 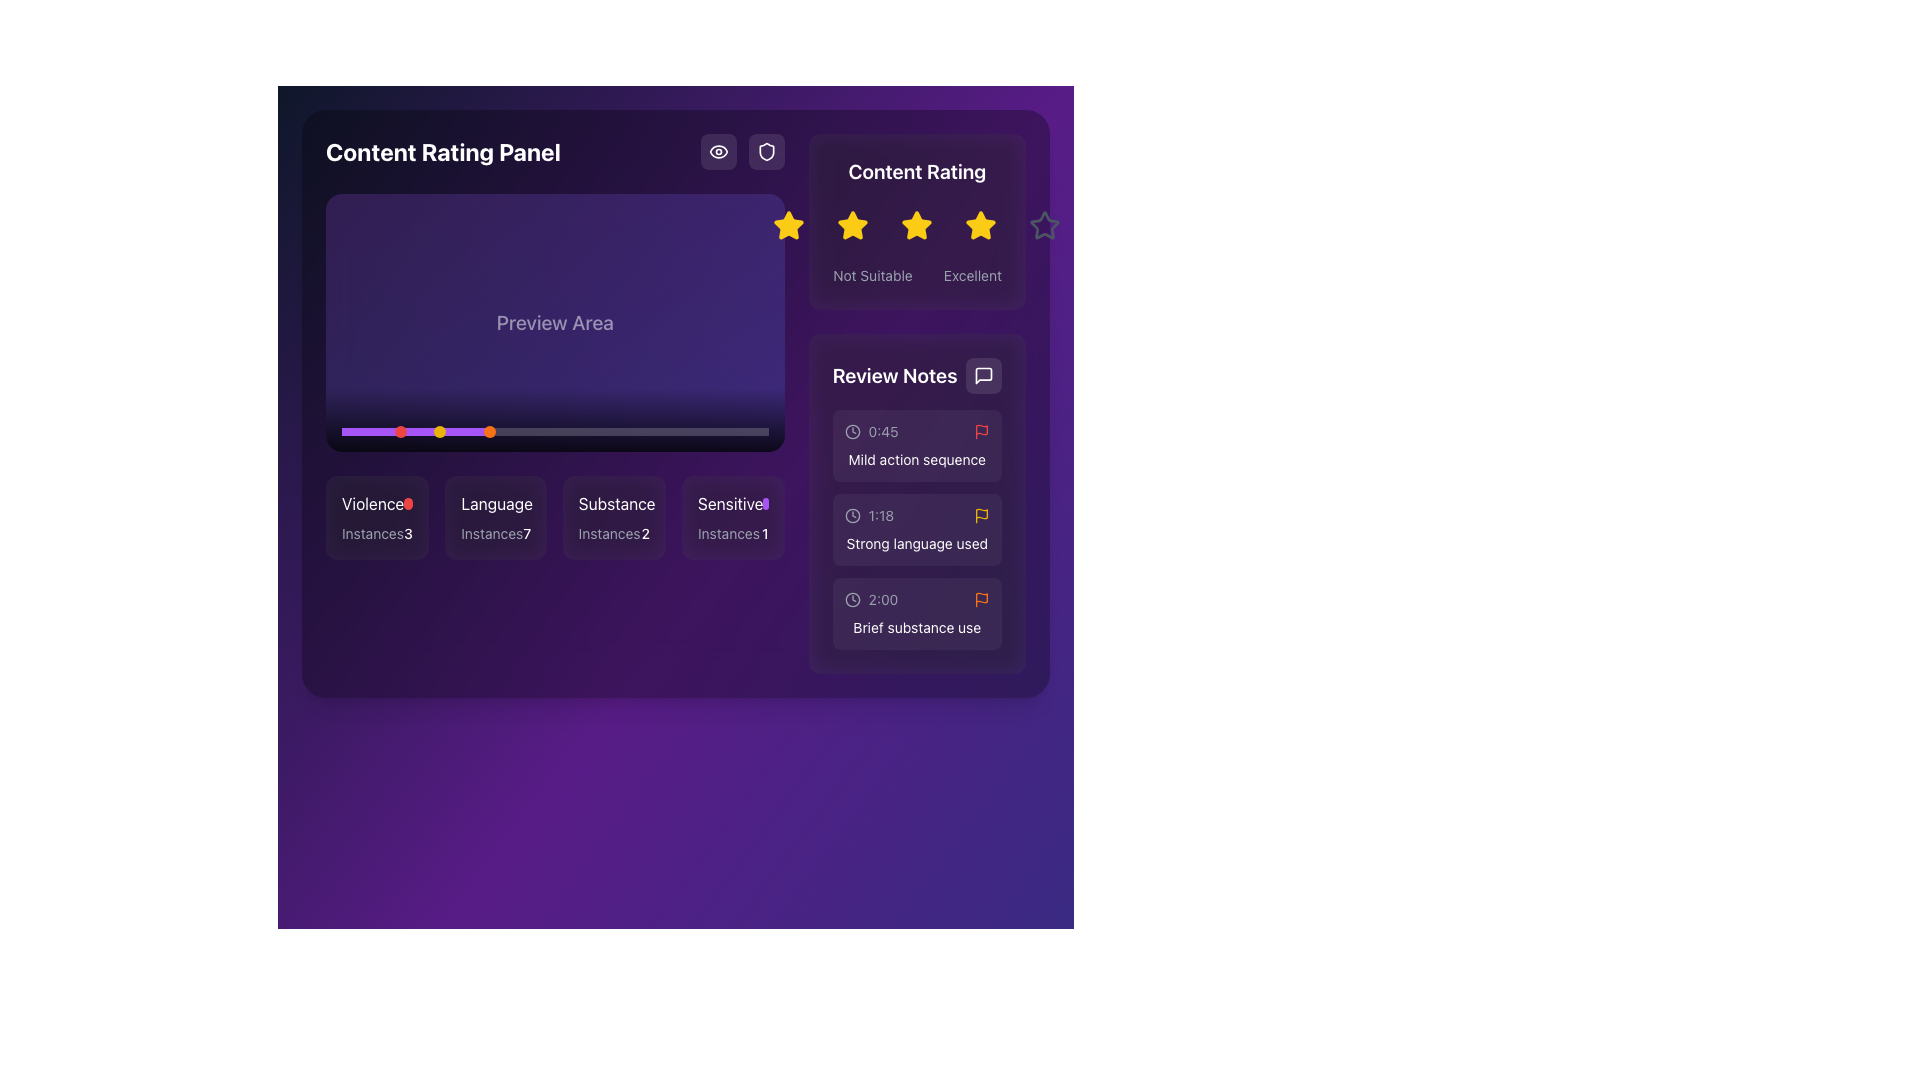 What do you see at coordinates (916, 225) in the screenshot?
I see `the third star in the 'Content Rating' section` at bounding box center [916, 225].